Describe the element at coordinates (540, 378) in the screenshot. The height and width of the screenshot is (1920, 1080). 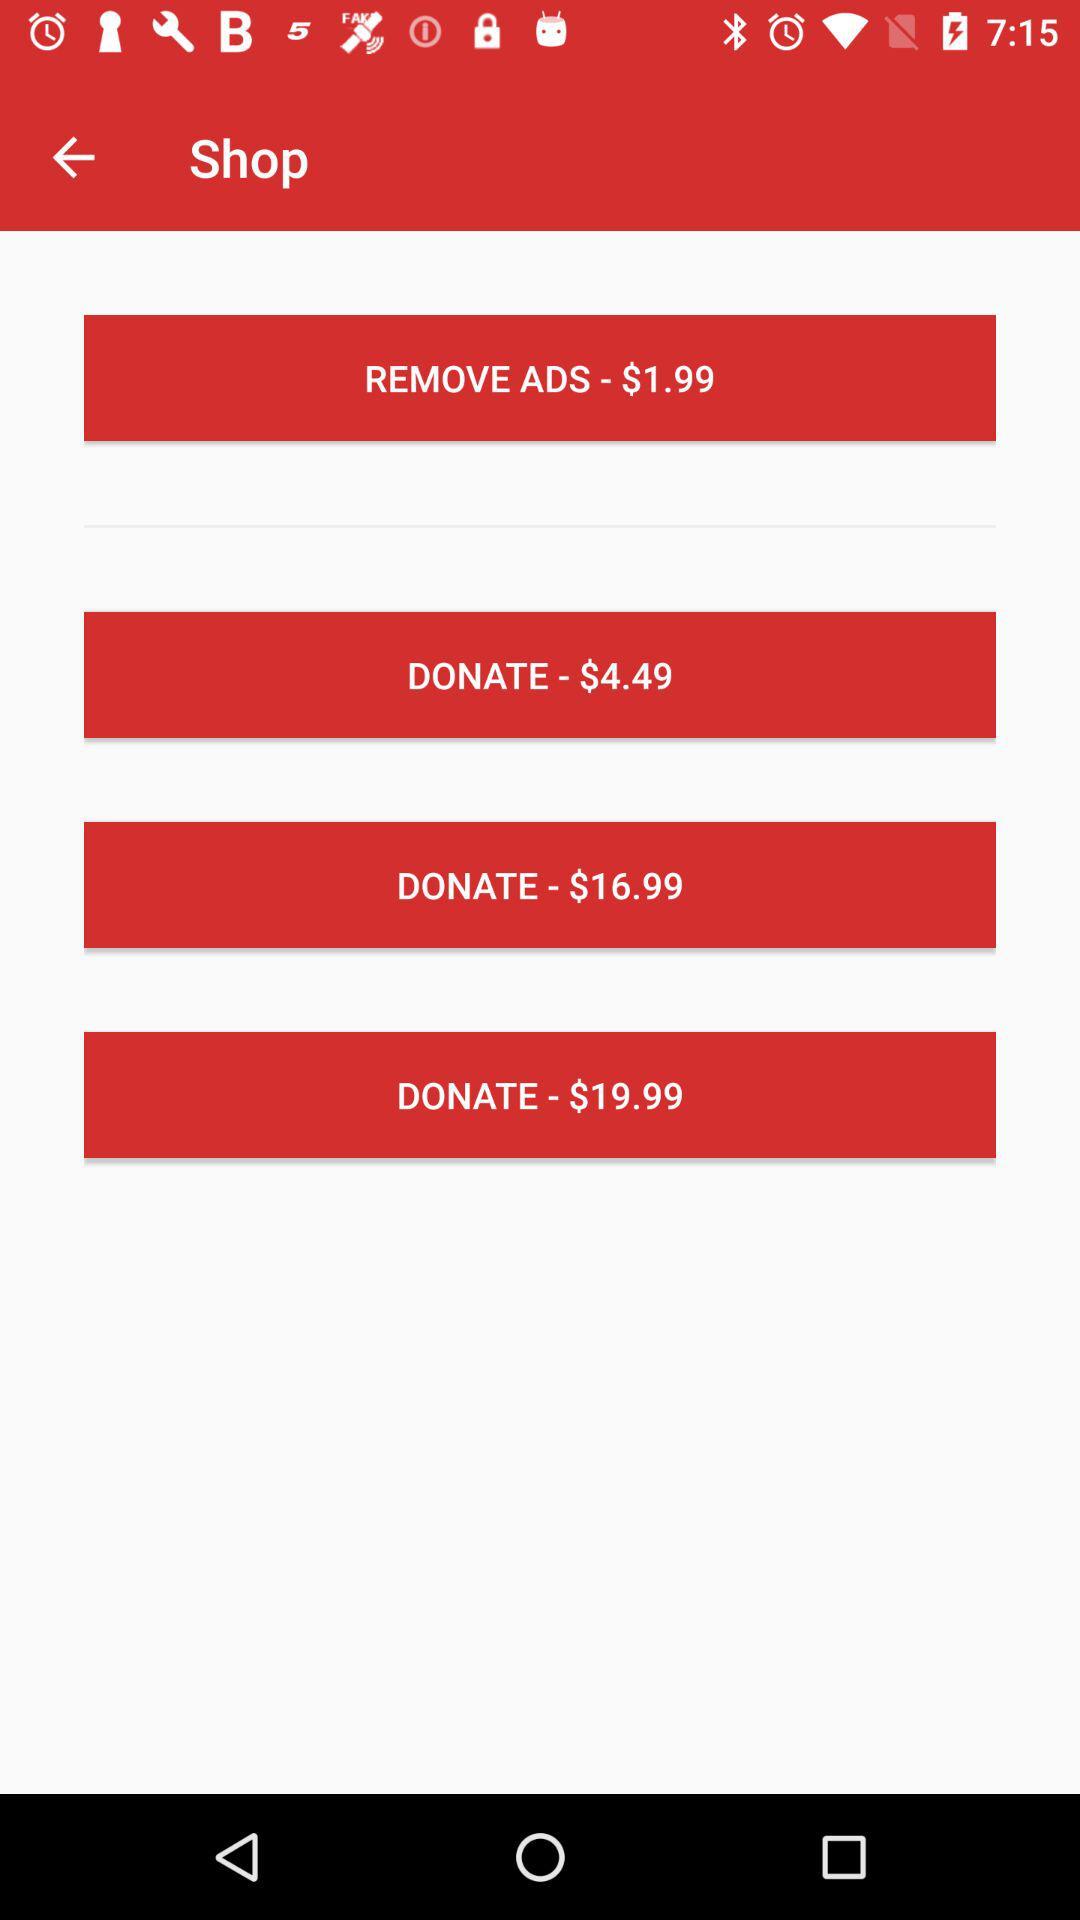
I see `the remove ads 1 item` at that location.